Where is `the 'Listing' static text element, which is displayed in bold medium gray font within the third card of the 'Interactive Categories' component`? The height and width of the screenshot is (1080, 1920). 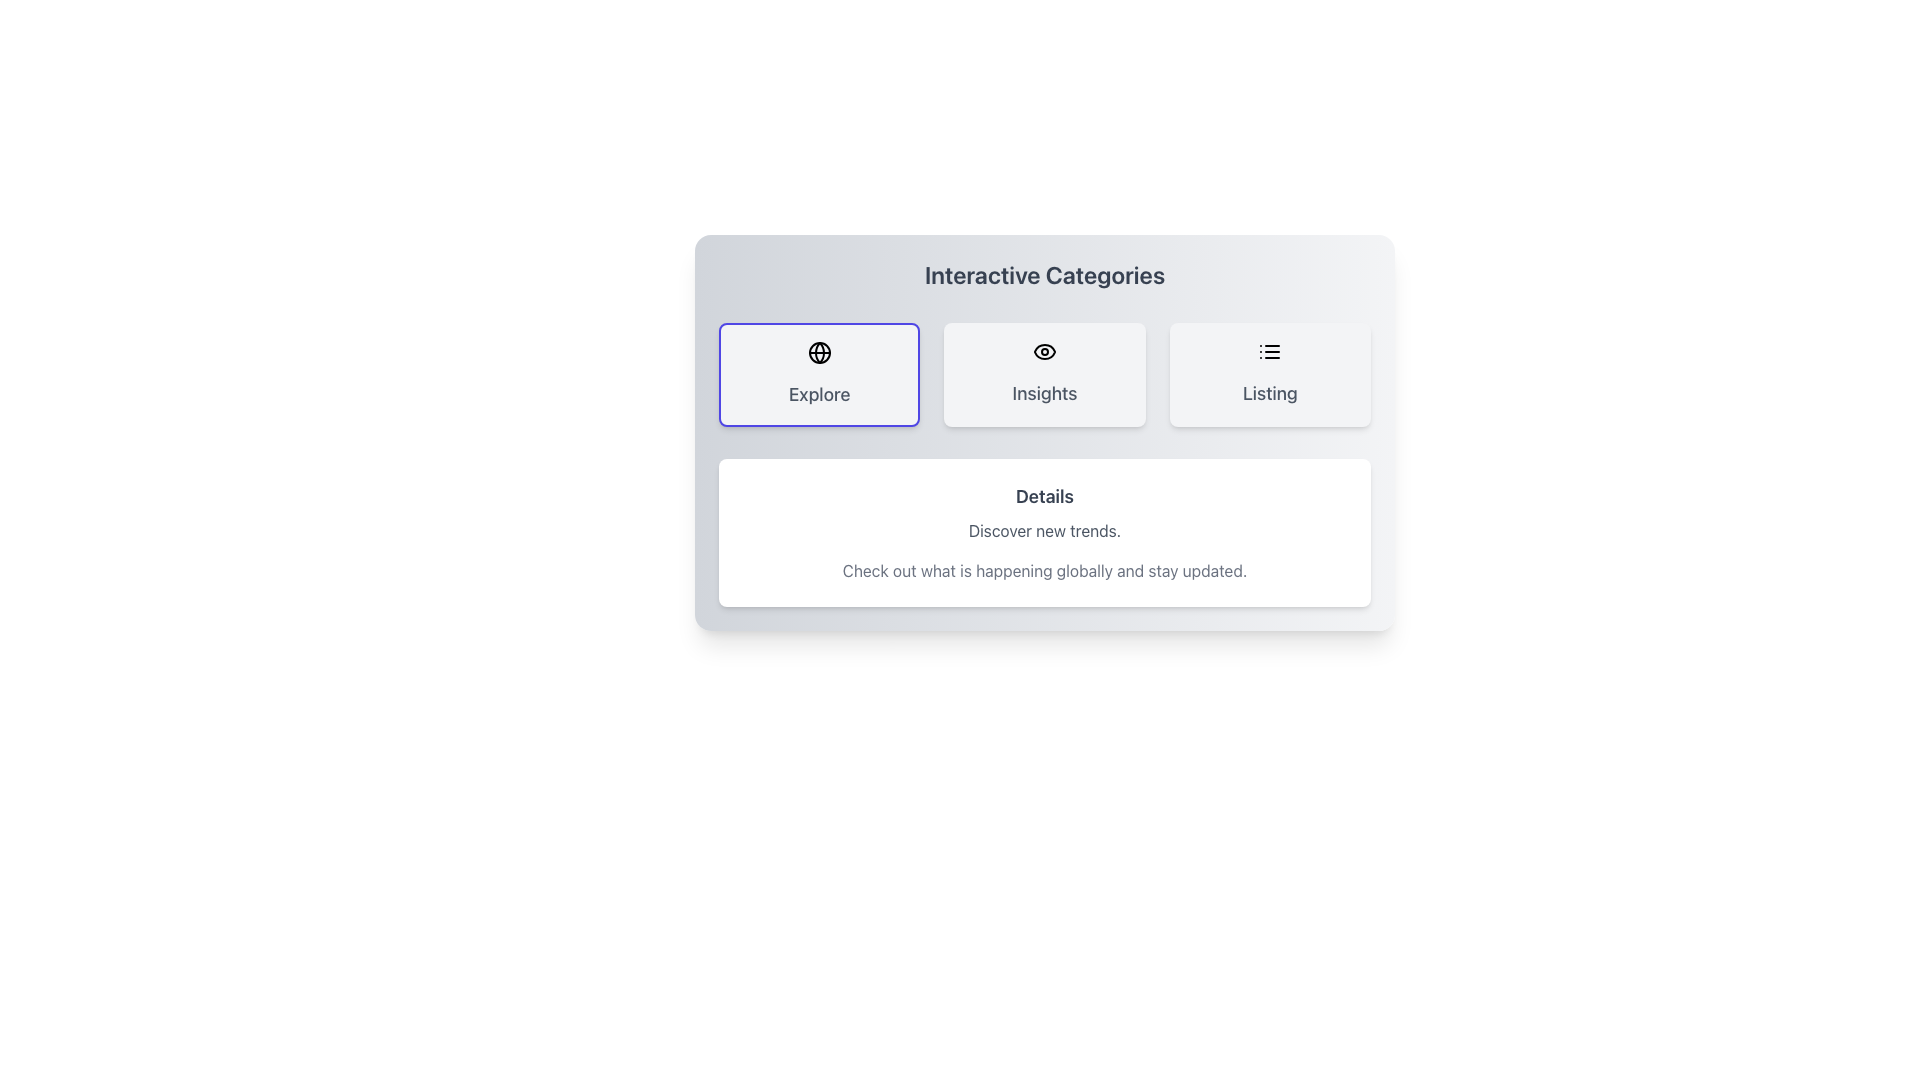
the 'Listing' static text element, which is displayed in bold medium gray font within the third card of the 'Interactive Categories' component is located at coordinates (1269, 393).